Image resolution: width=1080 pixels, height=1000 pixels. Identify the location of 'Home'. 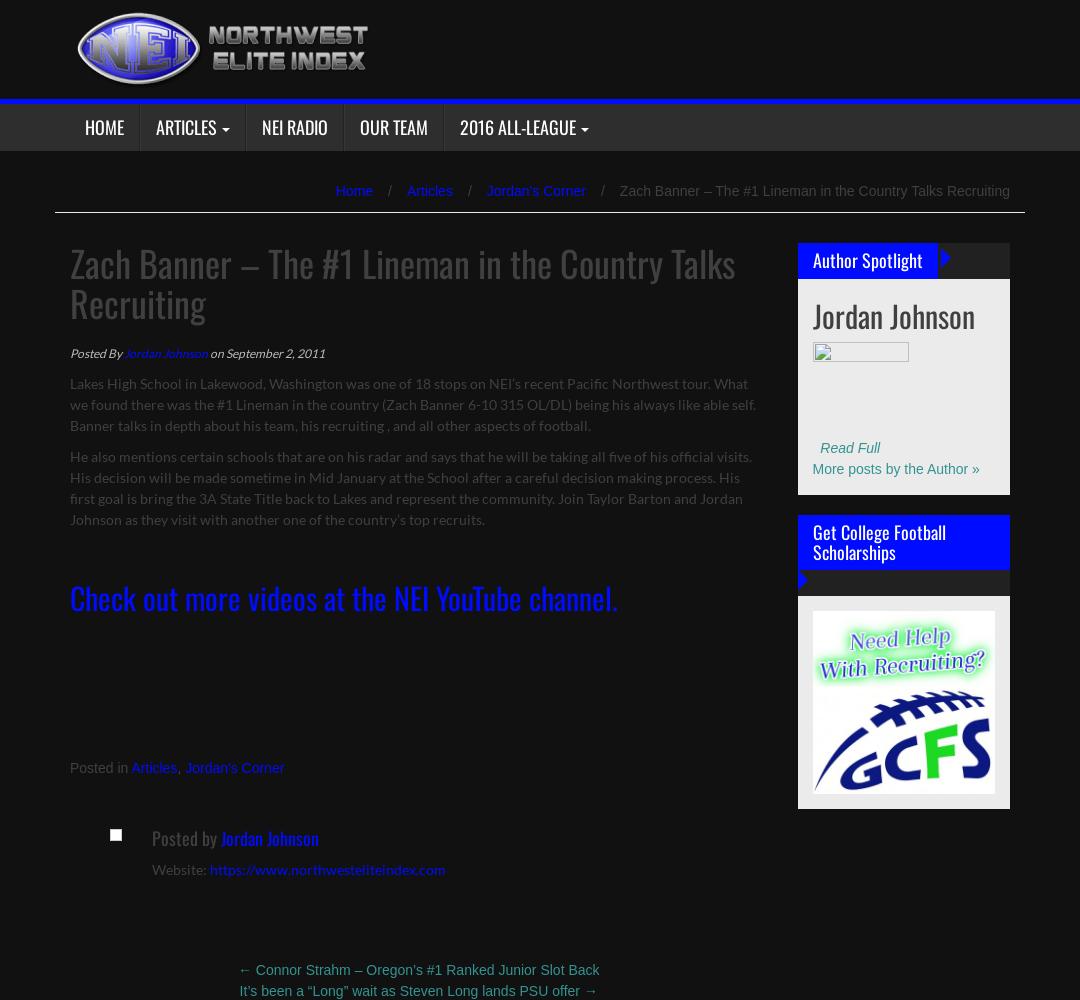
(353, 190).